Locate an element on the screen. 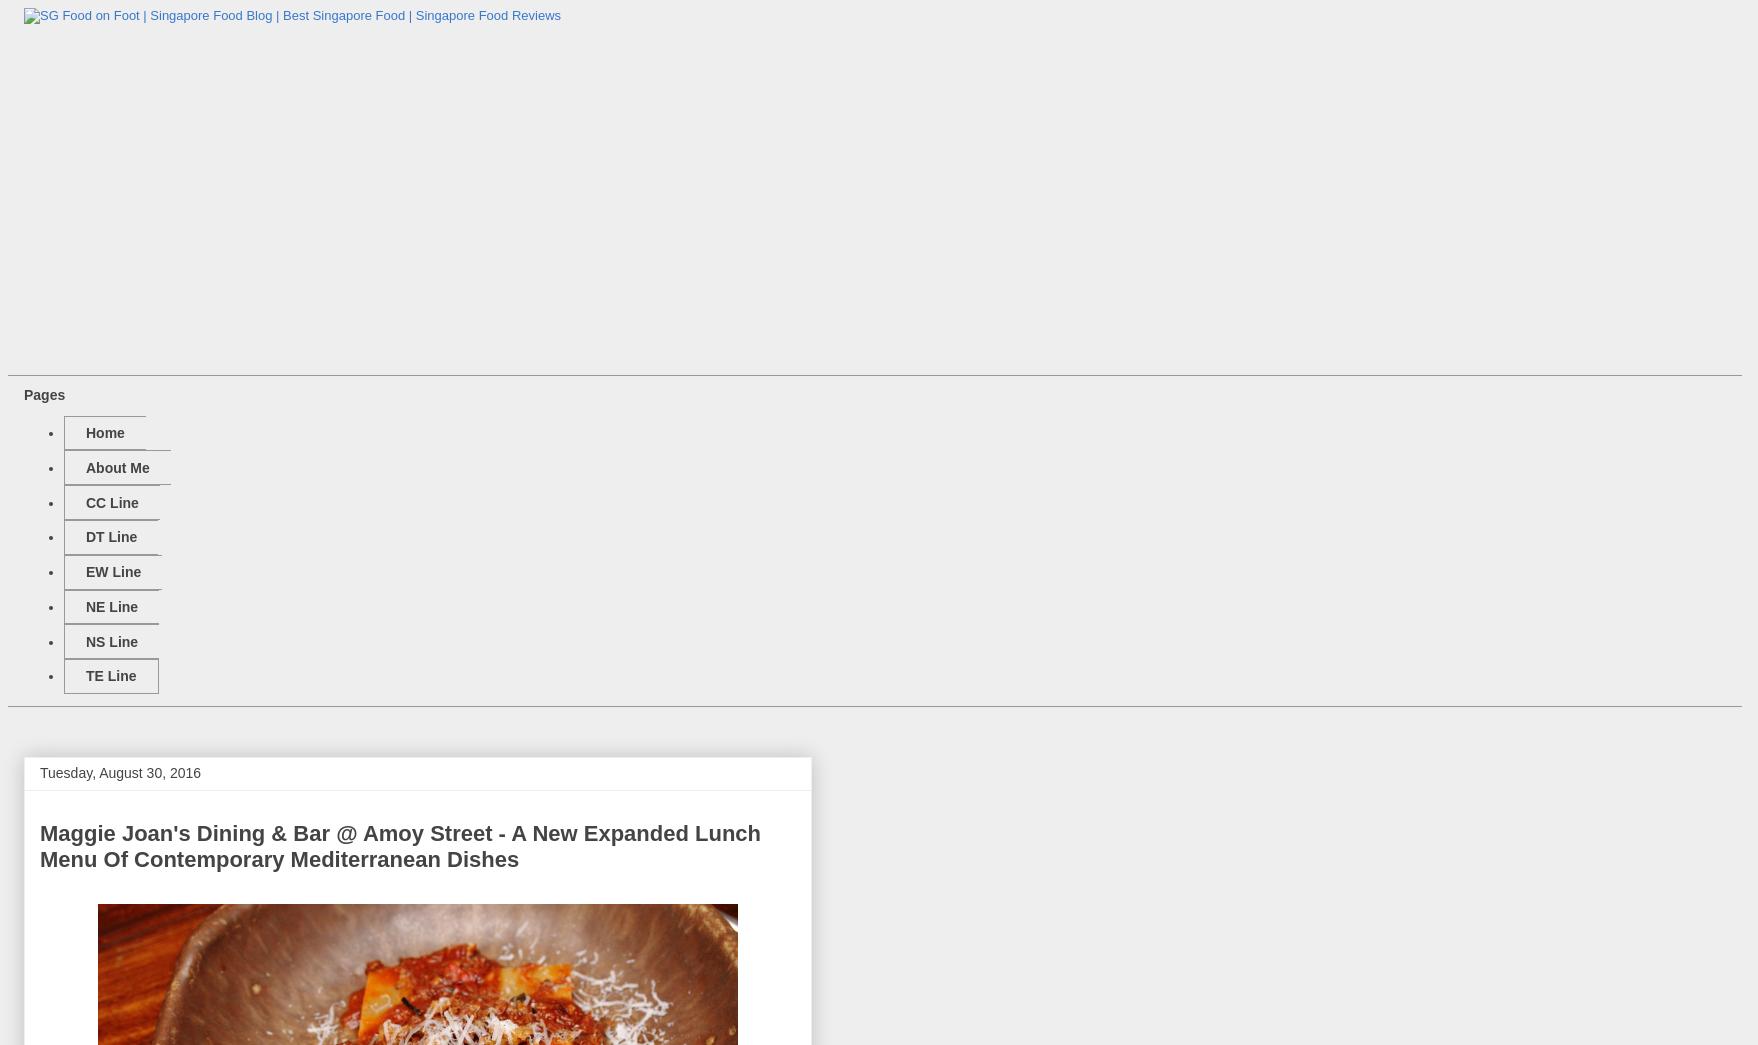 The width and height of the screenshot is (1758, 1045). 'NE Line' is located at coordinates (111, 604).